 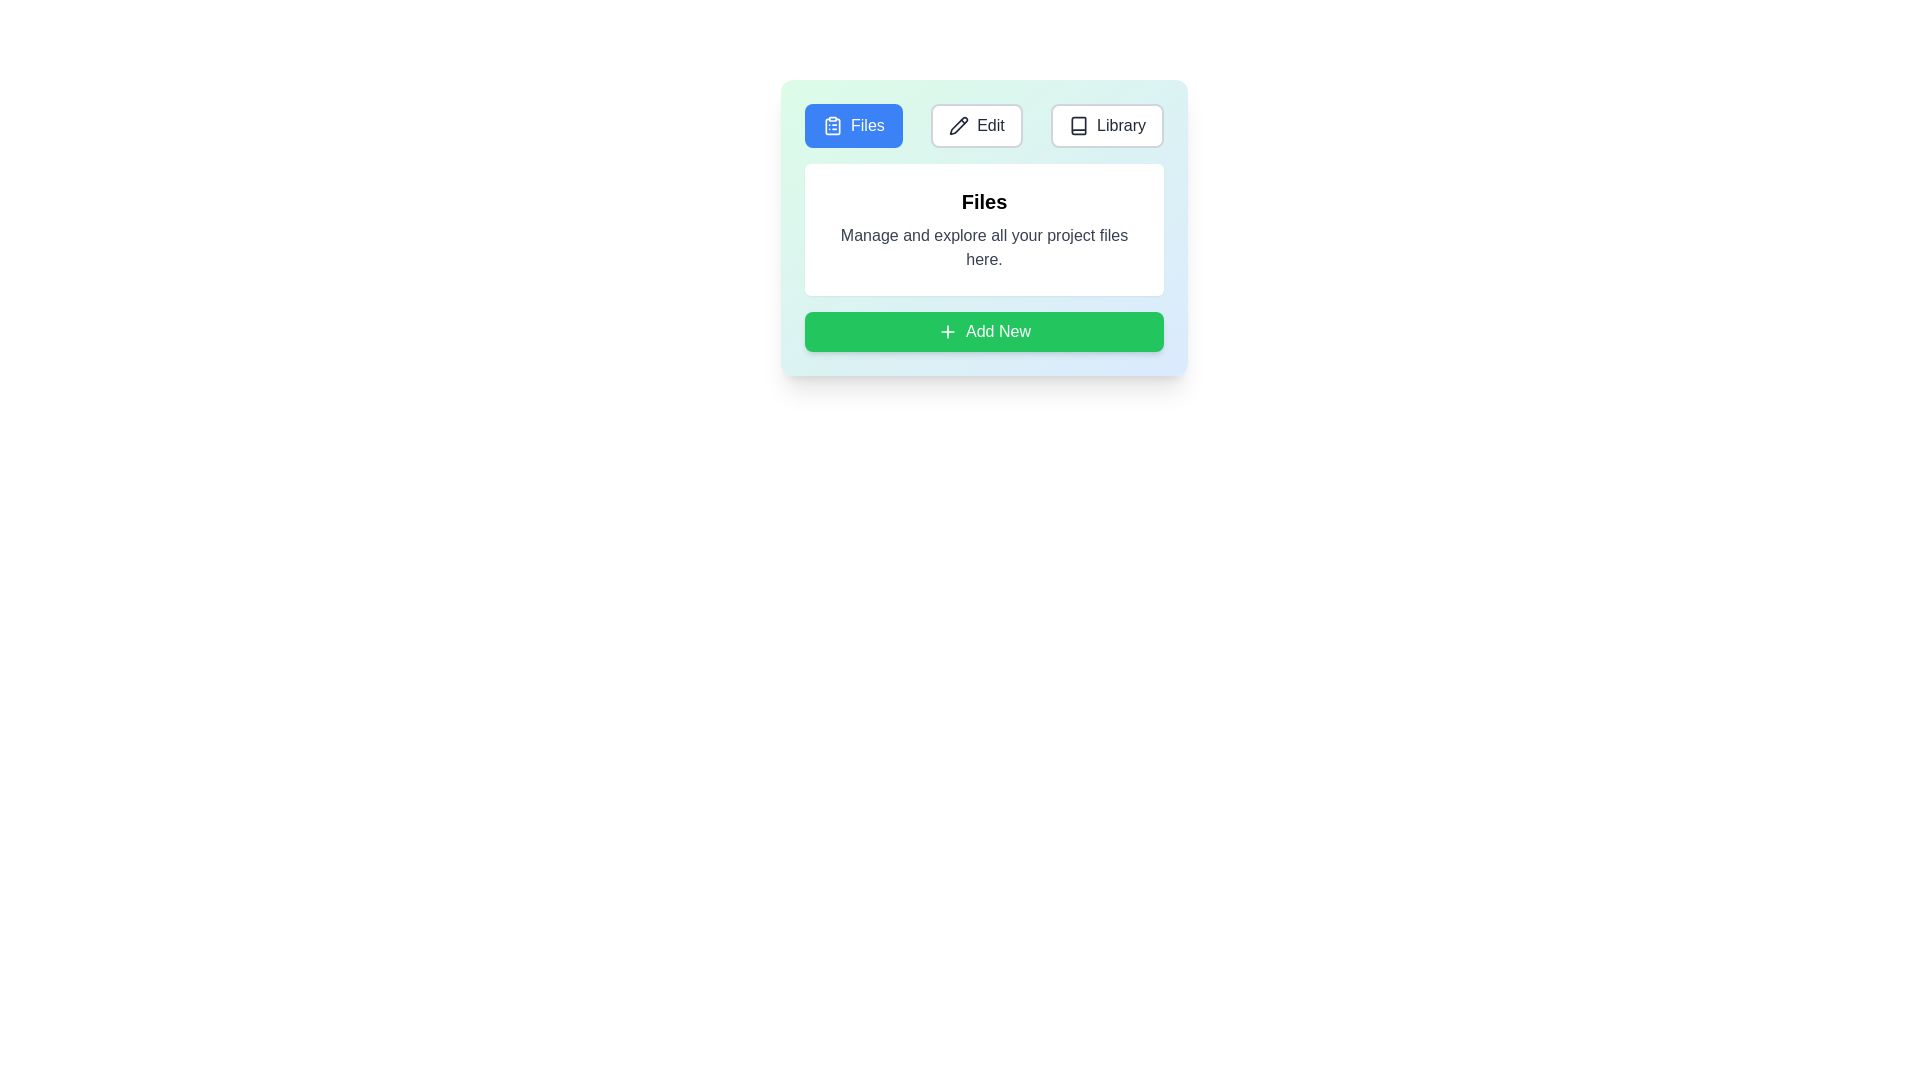 I want to click on the tab labeled Library, so click(x=1106, y=126).